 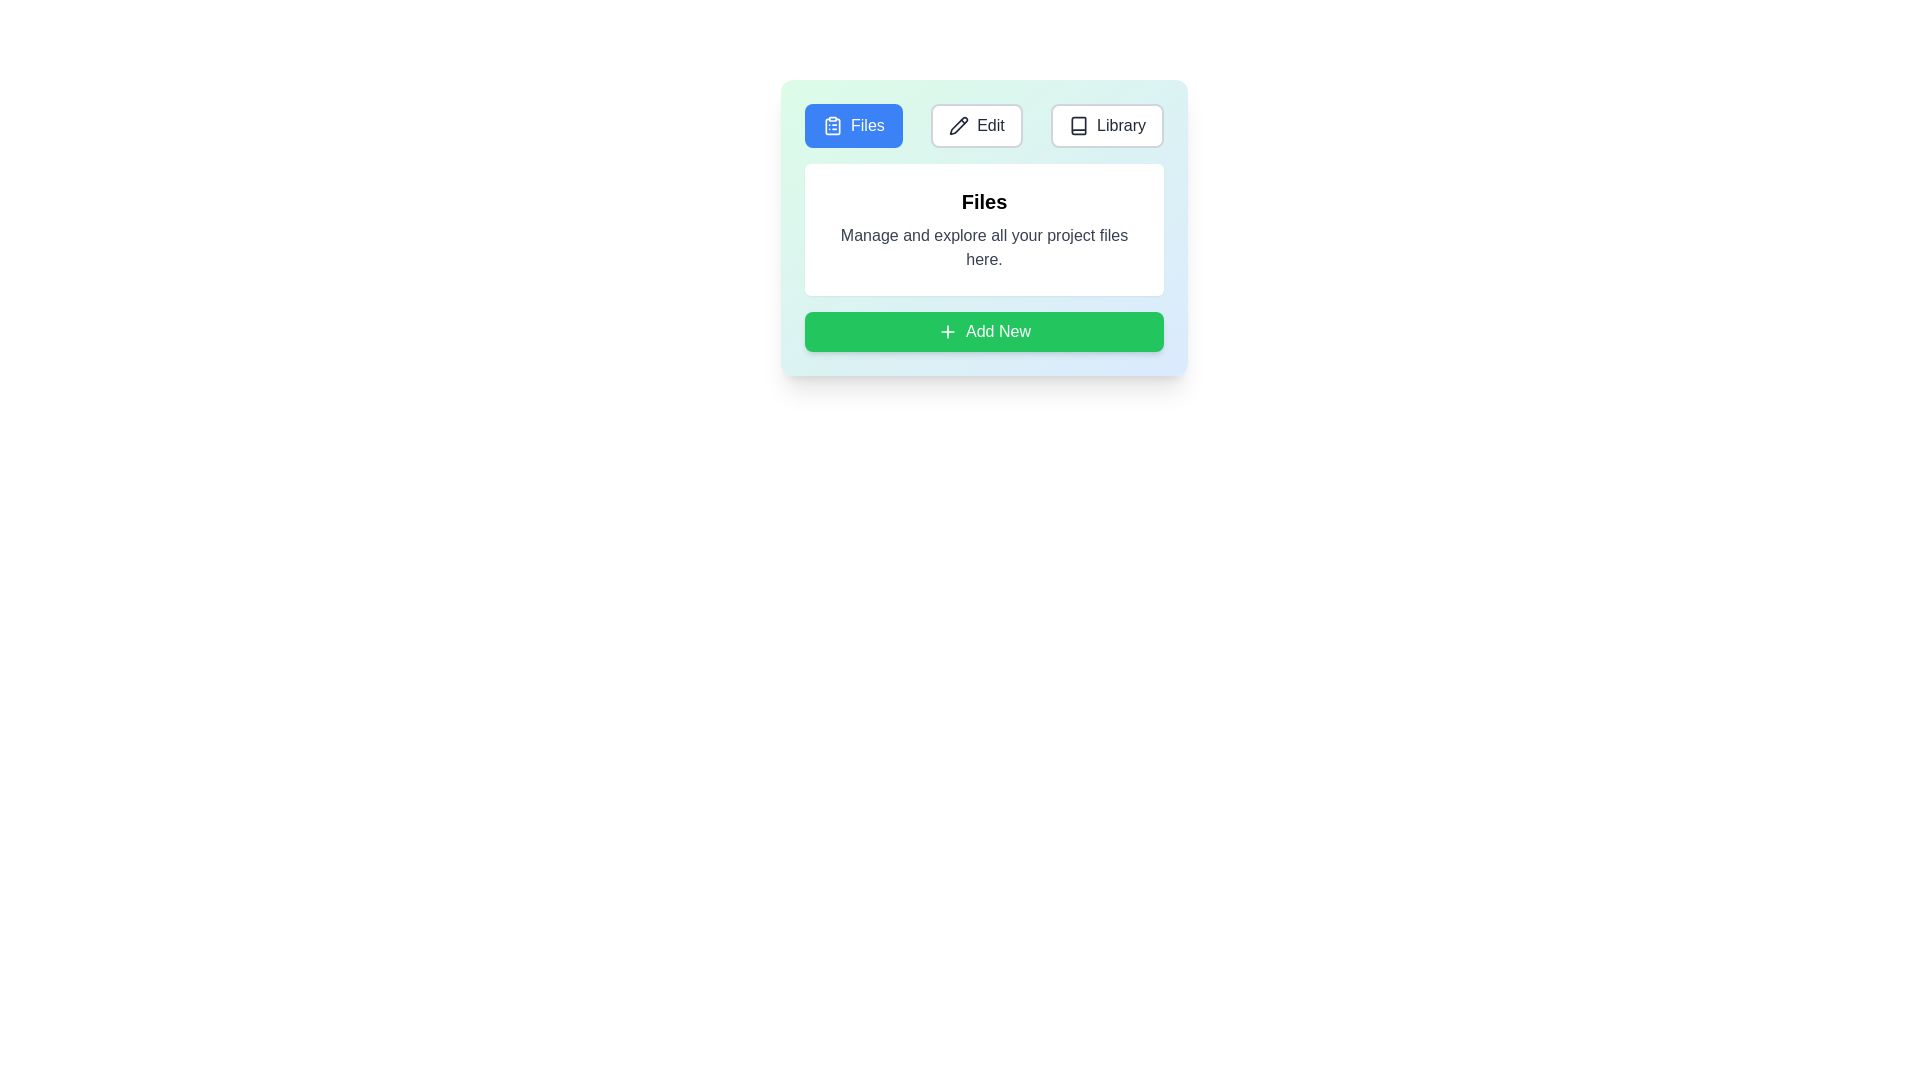 I want to click on the tab labeled Library, so click(x=1106, y=126).